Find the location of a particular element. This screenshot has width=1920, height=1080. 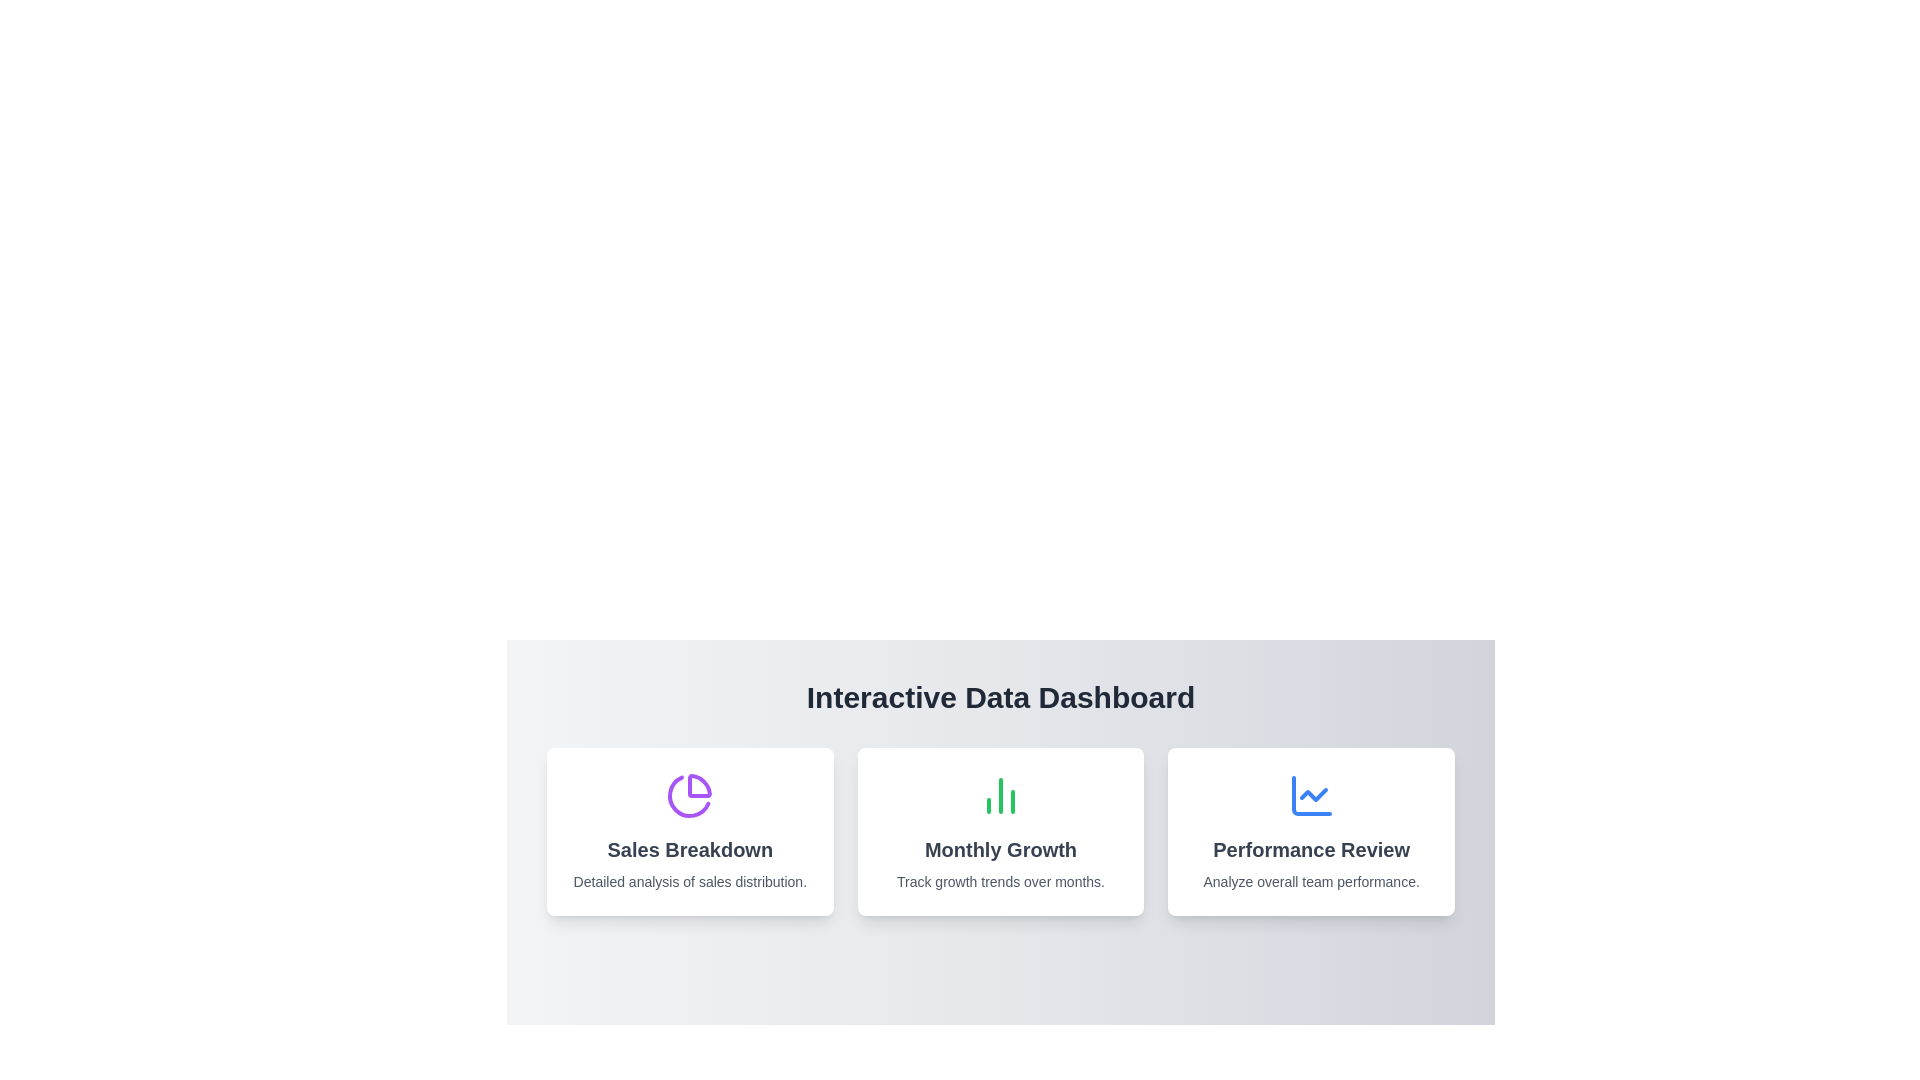

the 'Sales Breakdown' pie chart icon located at the top of the 'Sales Breakdown' card, which is the leftmost of three horizontally aligned cards is located at coordinates (690, 794).